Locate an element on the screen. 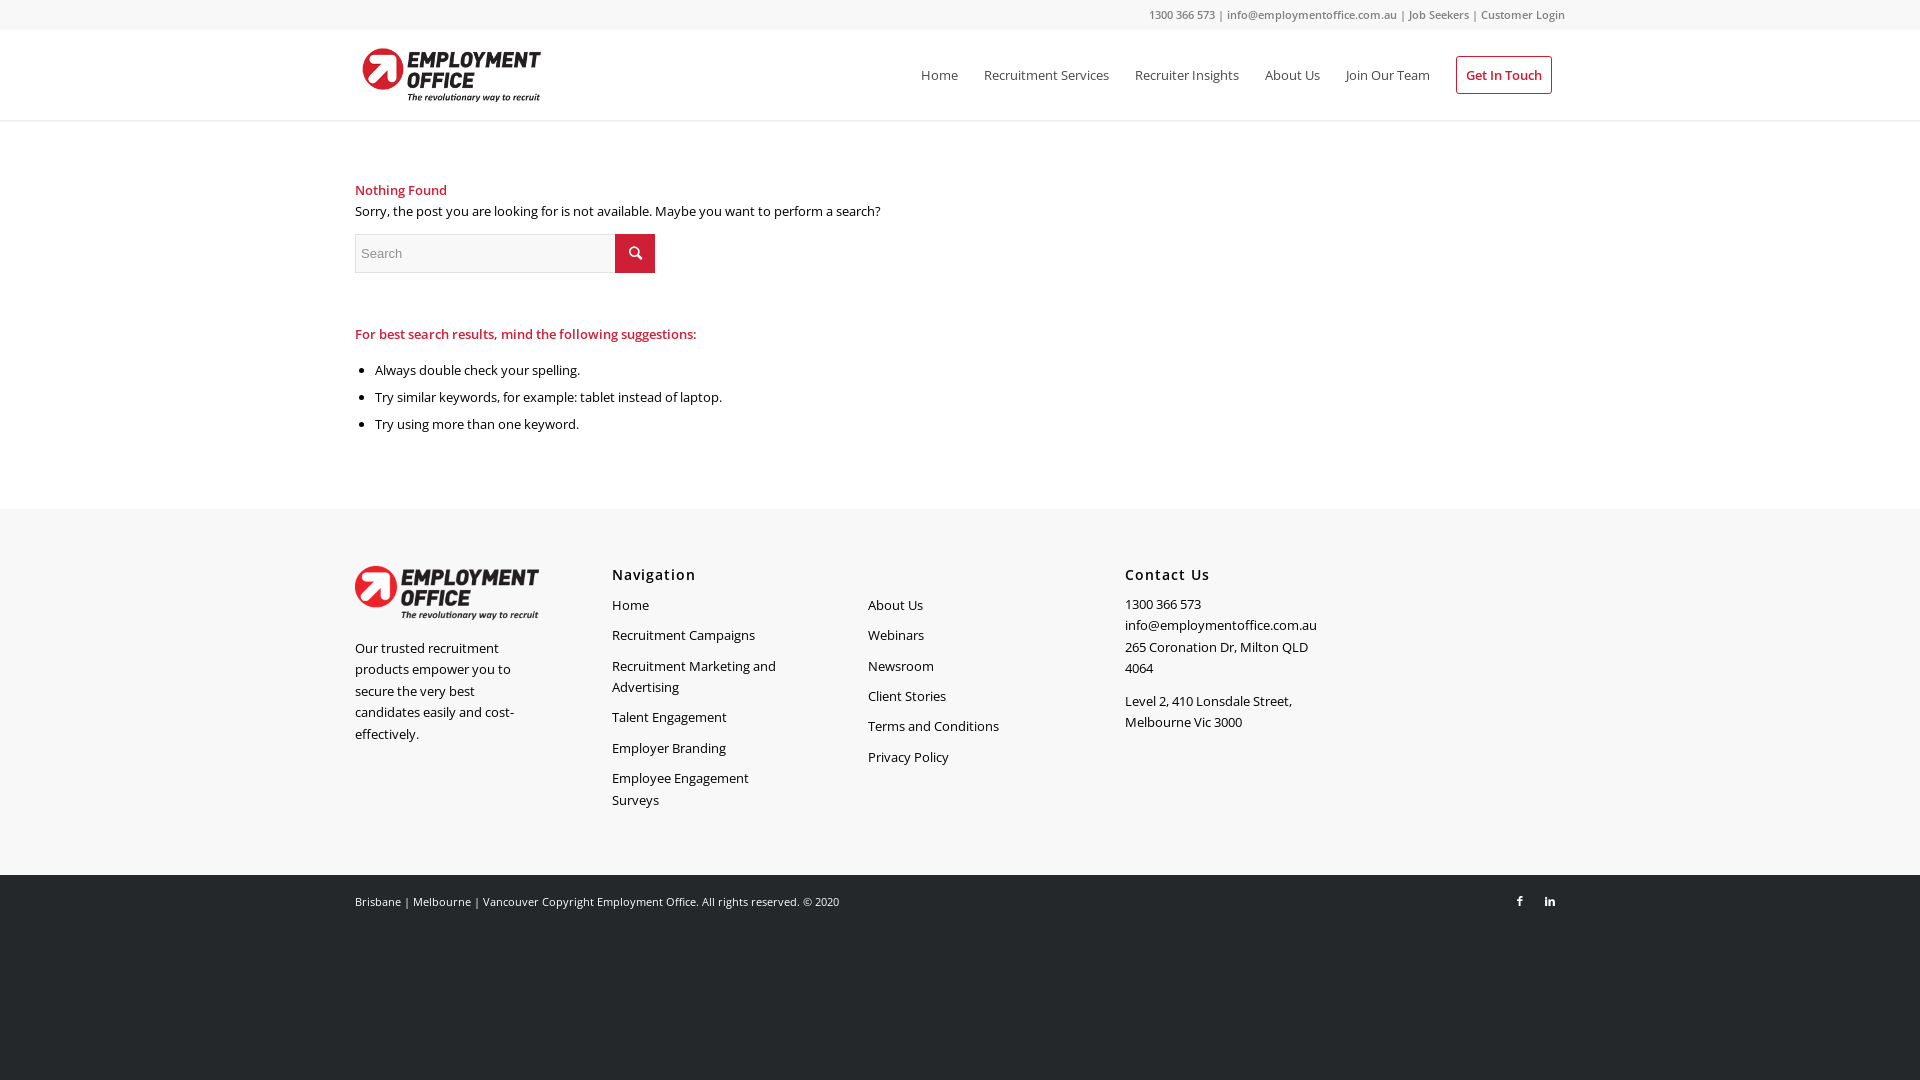 Image resolution: width=1920 pixels, height=1080 pixels. 'Job Seekers' is located at coordinates (1438, 14).